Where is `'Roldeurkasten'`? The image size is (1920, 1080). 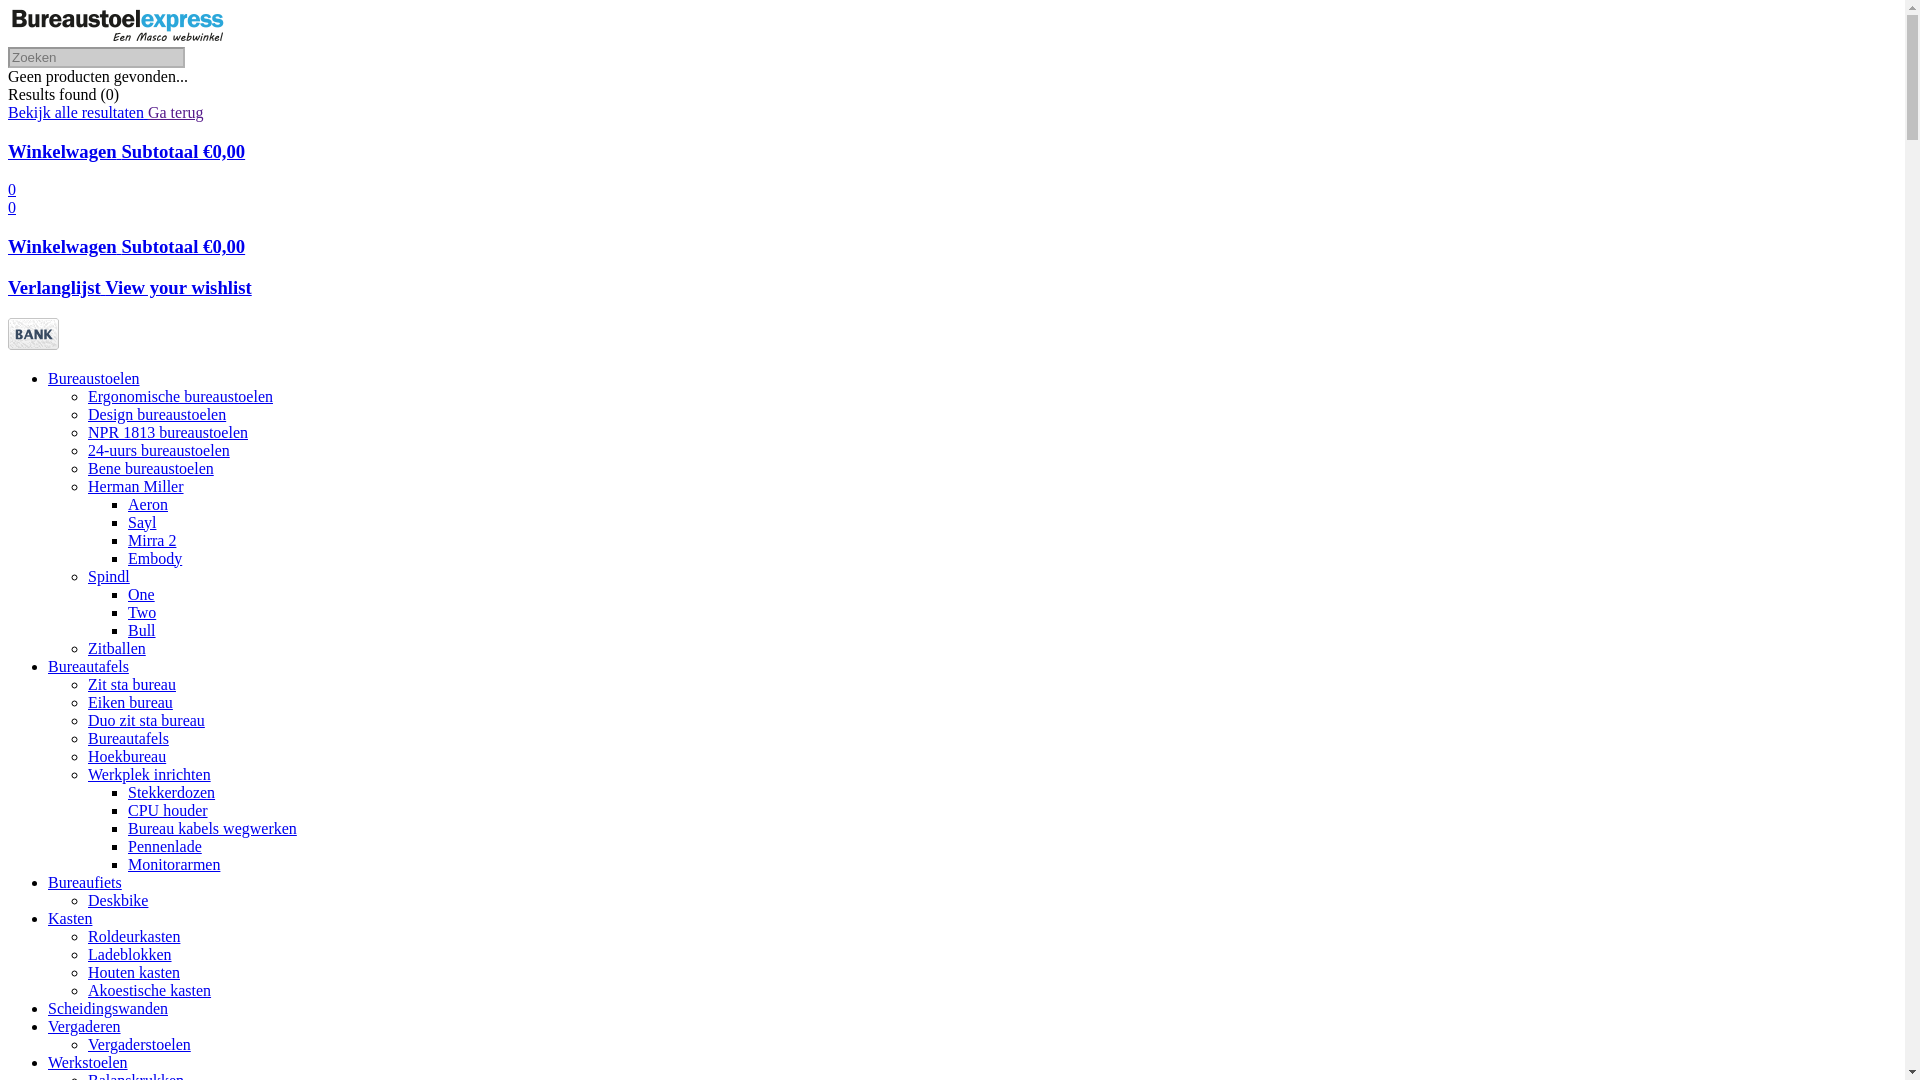
'Roldeurkasten' is located at coordinates (86, 936).